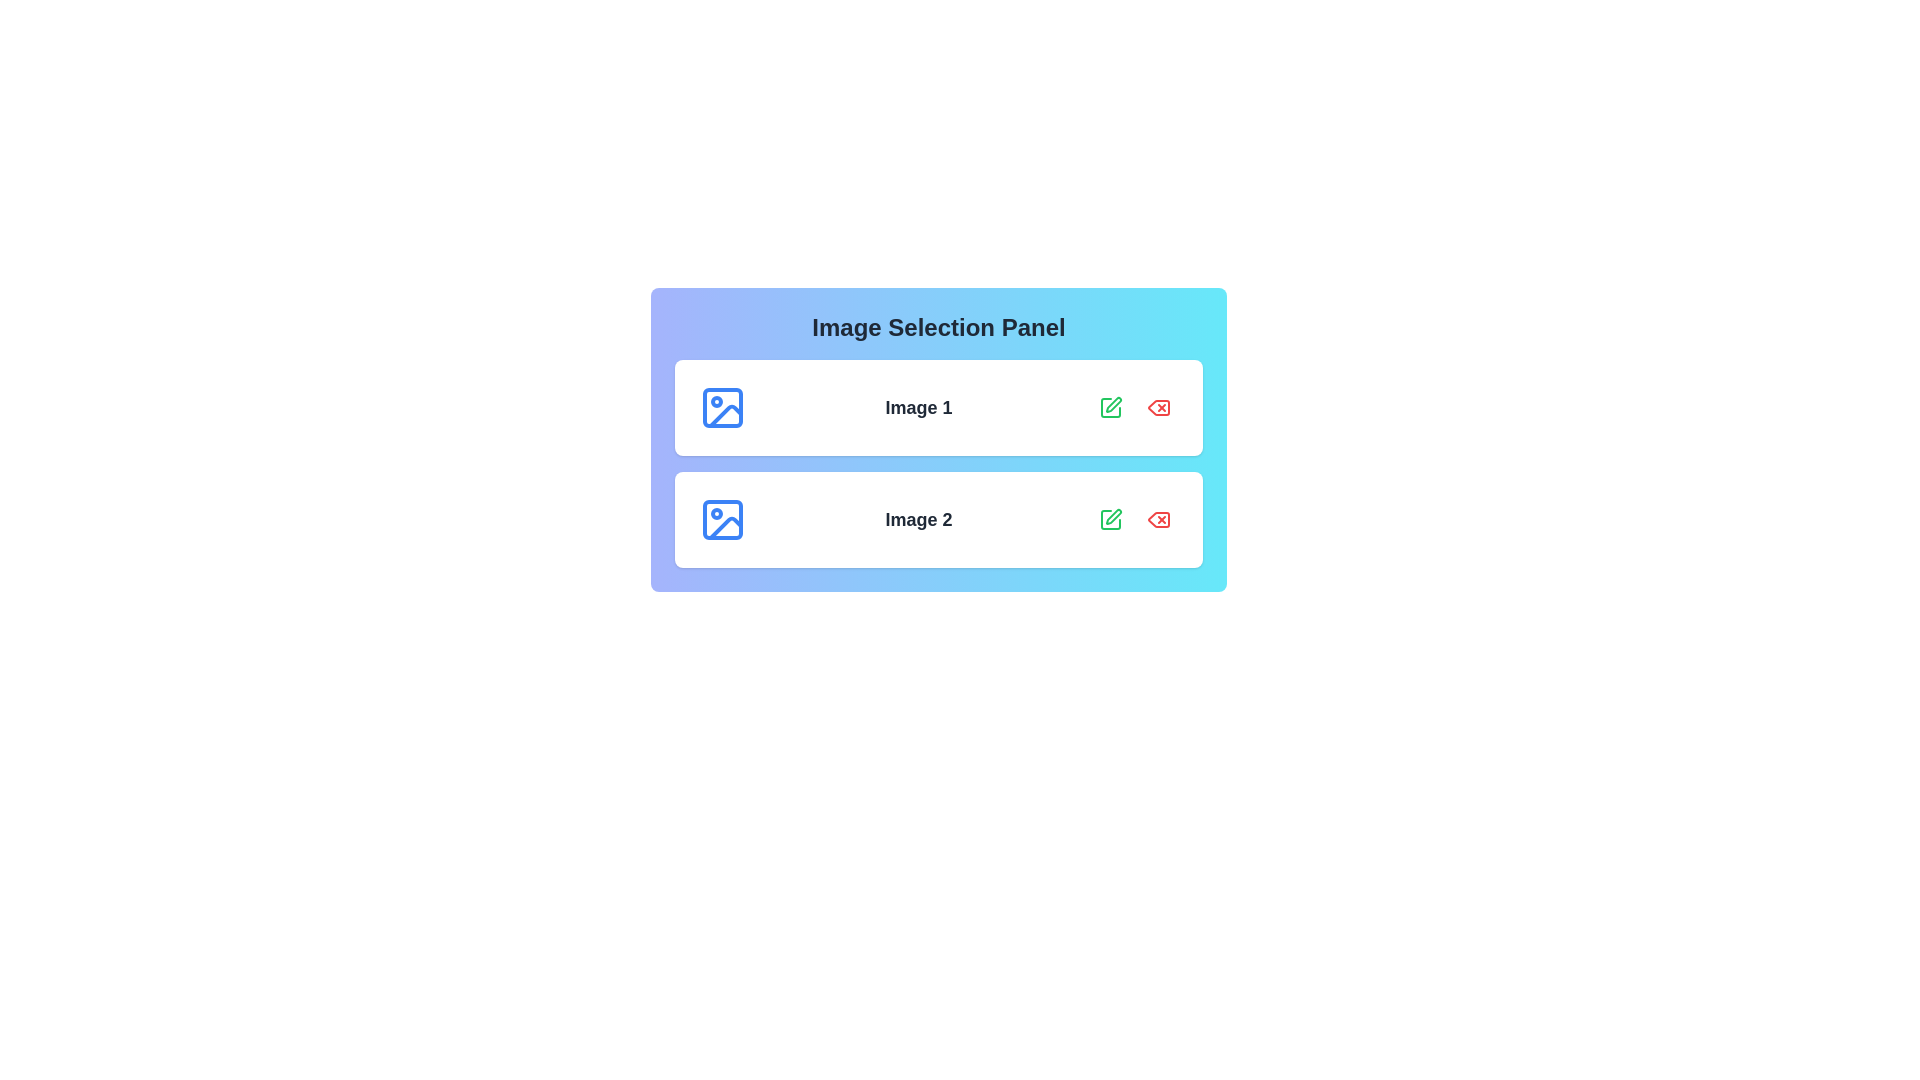 The width and height of the screenshot is (1920, 1080). What do you see at coordinates (722, 407) in the screenshot?
I see `the blue image placeholder icon located in the top panel of the 'Image Selection Panel', to the far left of 'Image 1'` at bounding box center [722, 407].